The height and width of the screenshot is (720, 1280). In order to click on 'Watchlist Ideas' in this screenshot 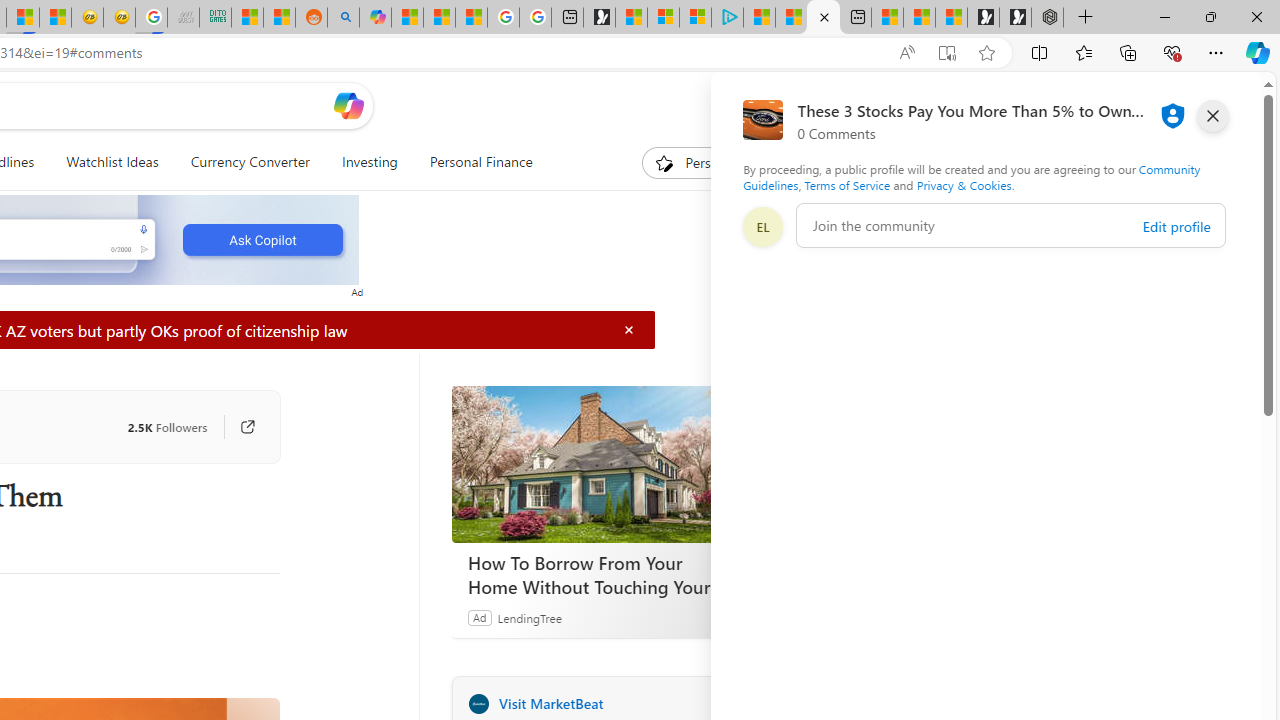, I will do `click(111, 162)`.